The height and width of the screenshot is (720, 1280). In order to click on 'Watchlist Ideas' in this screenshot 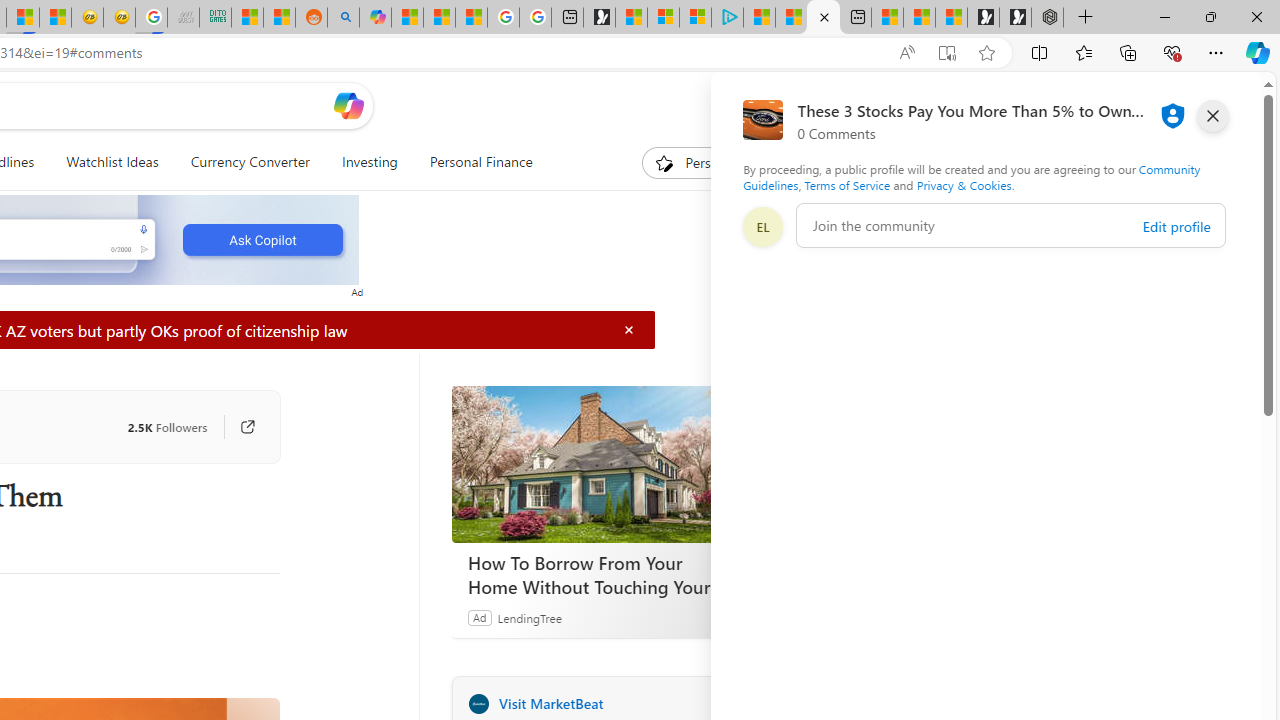, I will do `click(111, 162)`.